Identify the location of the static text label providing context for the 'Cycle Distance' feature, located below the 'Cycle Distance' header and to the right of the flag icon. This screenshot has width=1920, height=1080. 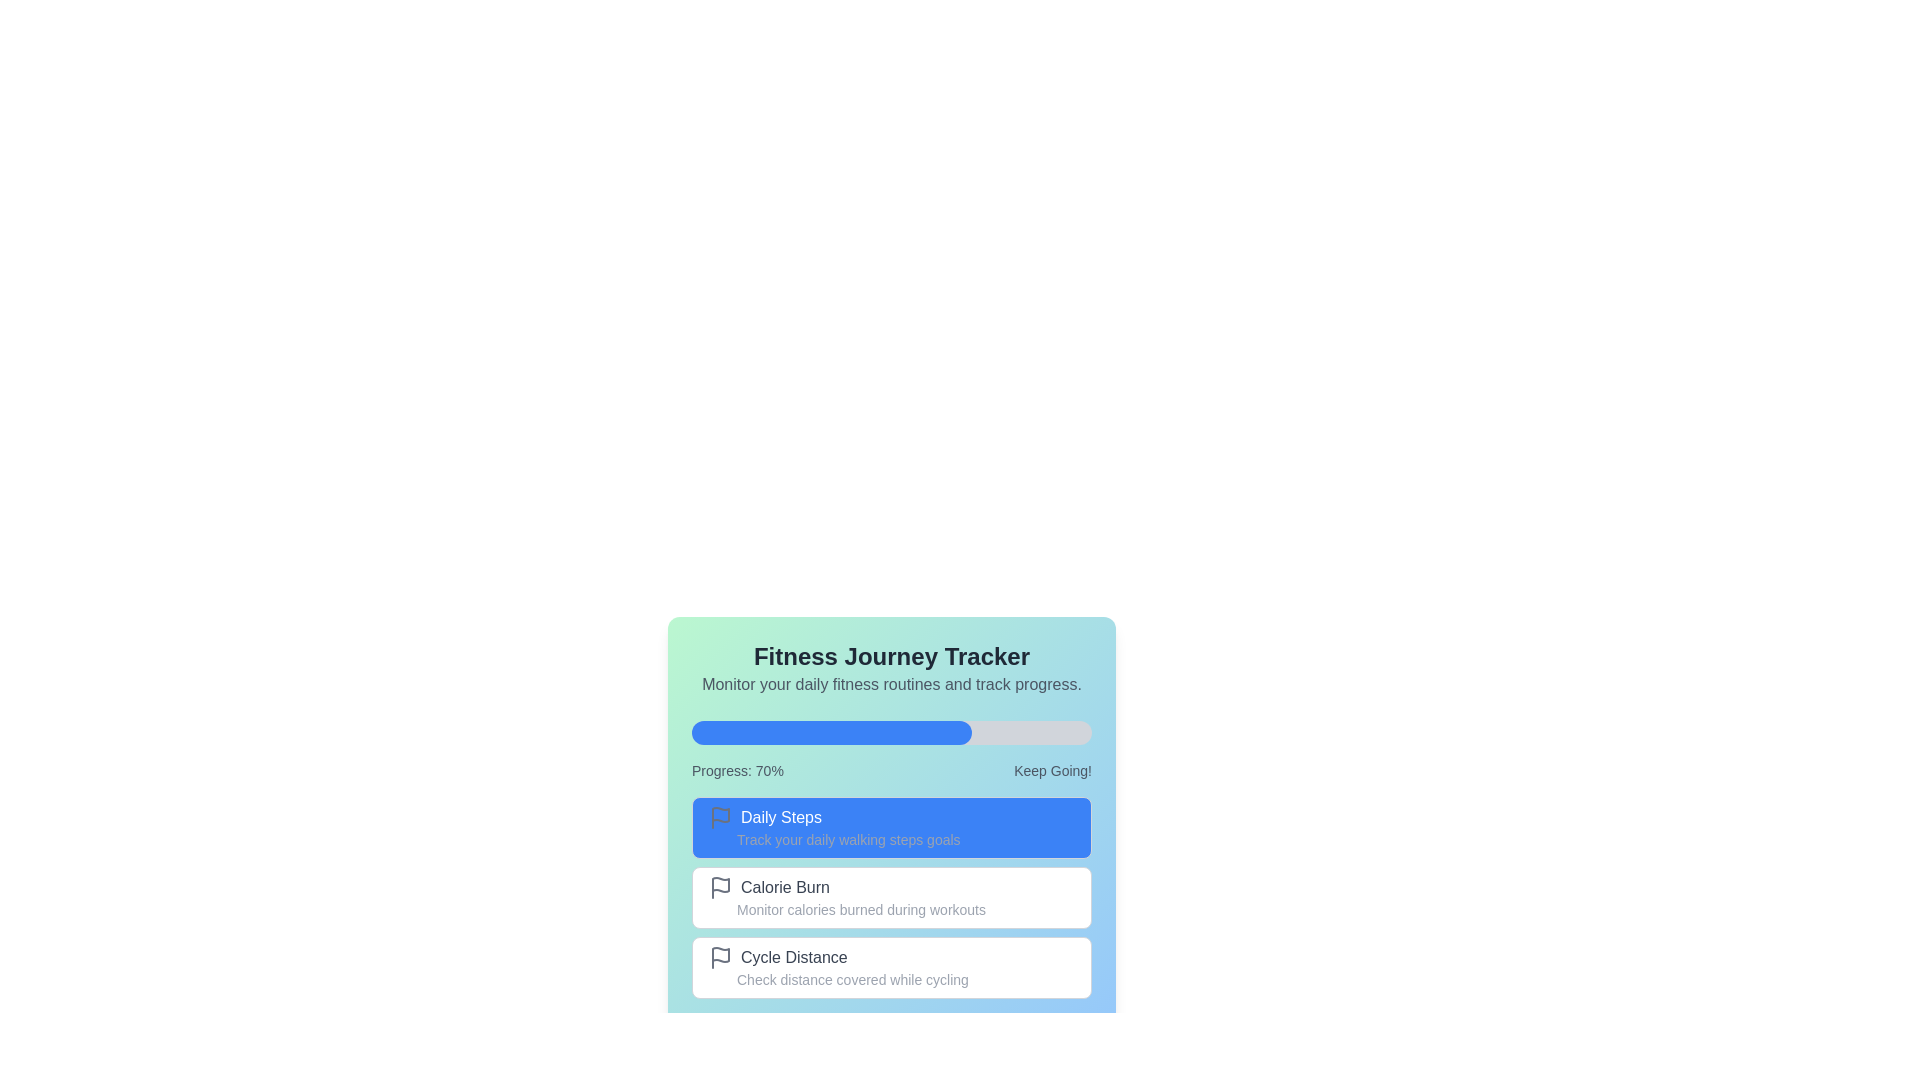
(905, 978).